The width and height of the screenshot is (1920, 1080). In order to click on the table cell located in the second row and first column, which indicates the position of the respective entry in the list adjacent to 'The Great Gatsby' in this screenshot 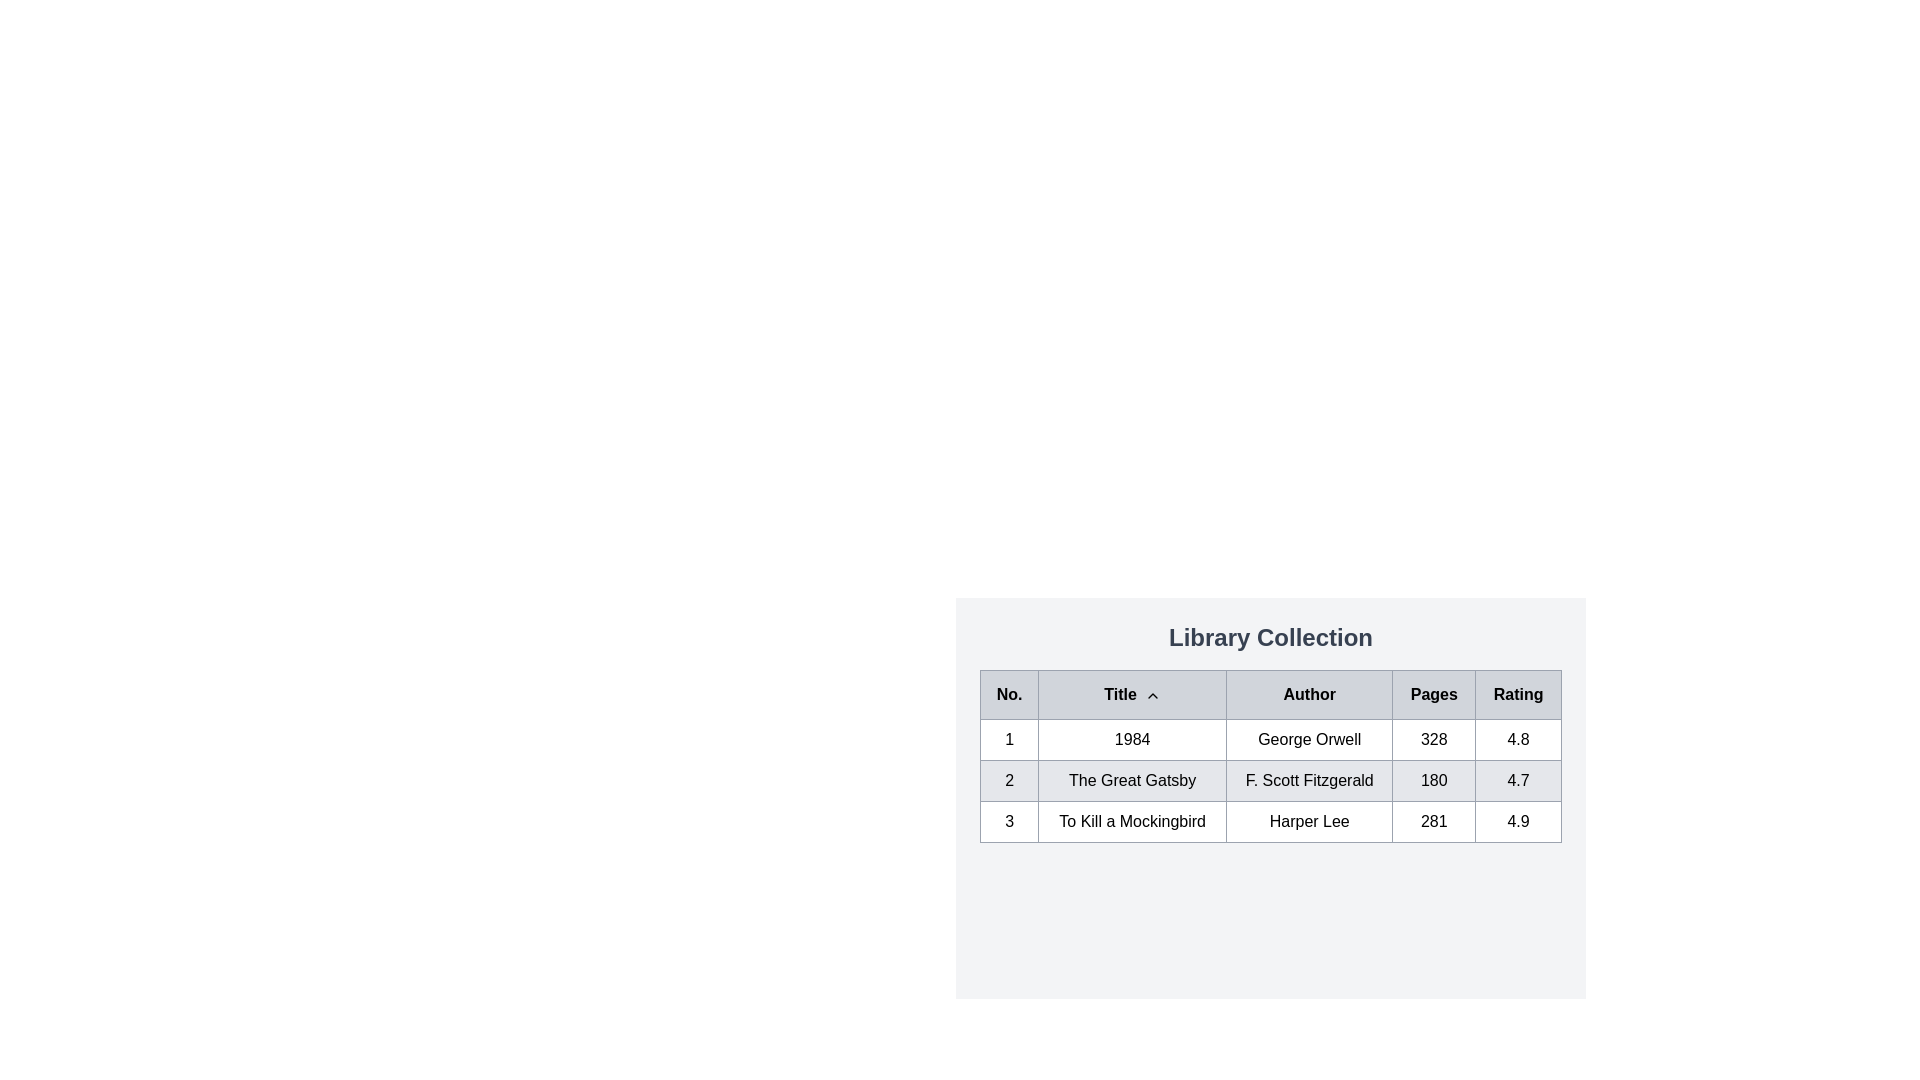, I will do `click(1009, 779)`.